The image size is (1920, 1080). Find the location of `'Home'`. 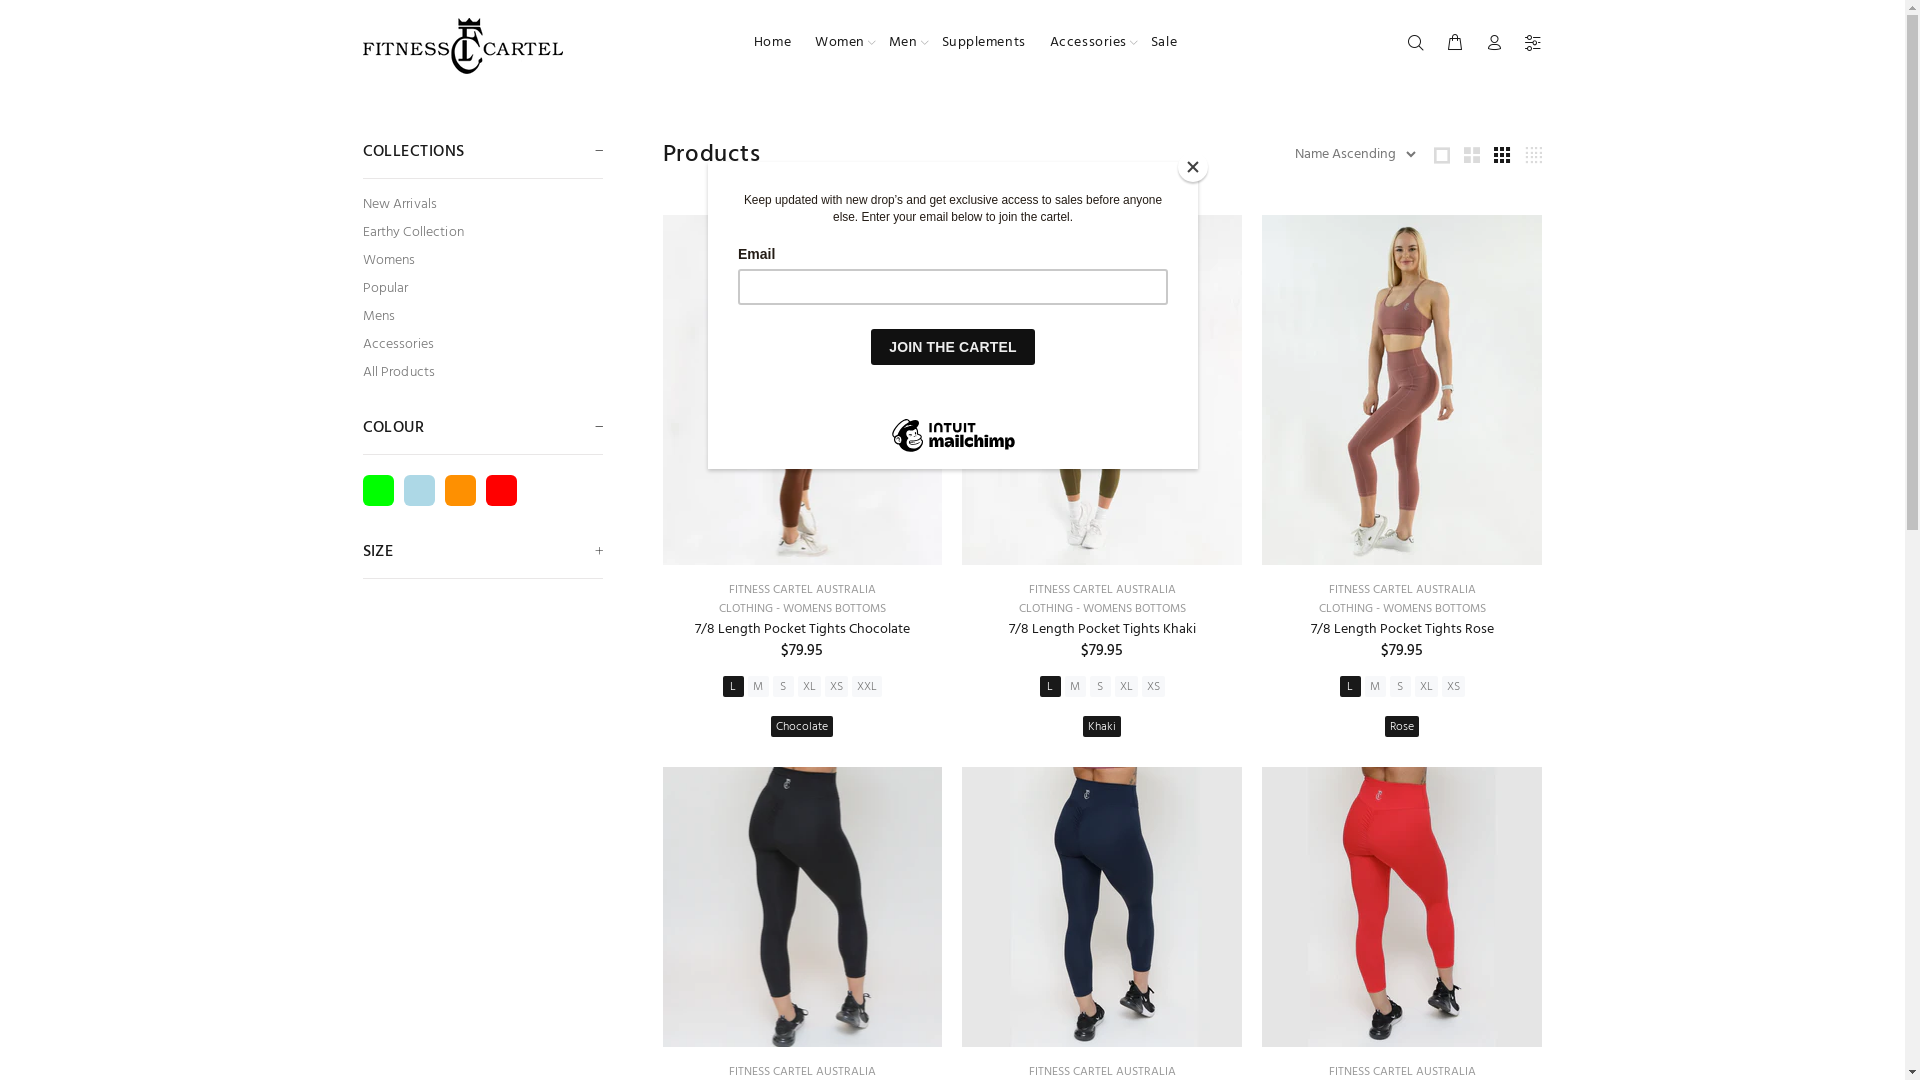

'Home' is located at coordinates (771, 42).